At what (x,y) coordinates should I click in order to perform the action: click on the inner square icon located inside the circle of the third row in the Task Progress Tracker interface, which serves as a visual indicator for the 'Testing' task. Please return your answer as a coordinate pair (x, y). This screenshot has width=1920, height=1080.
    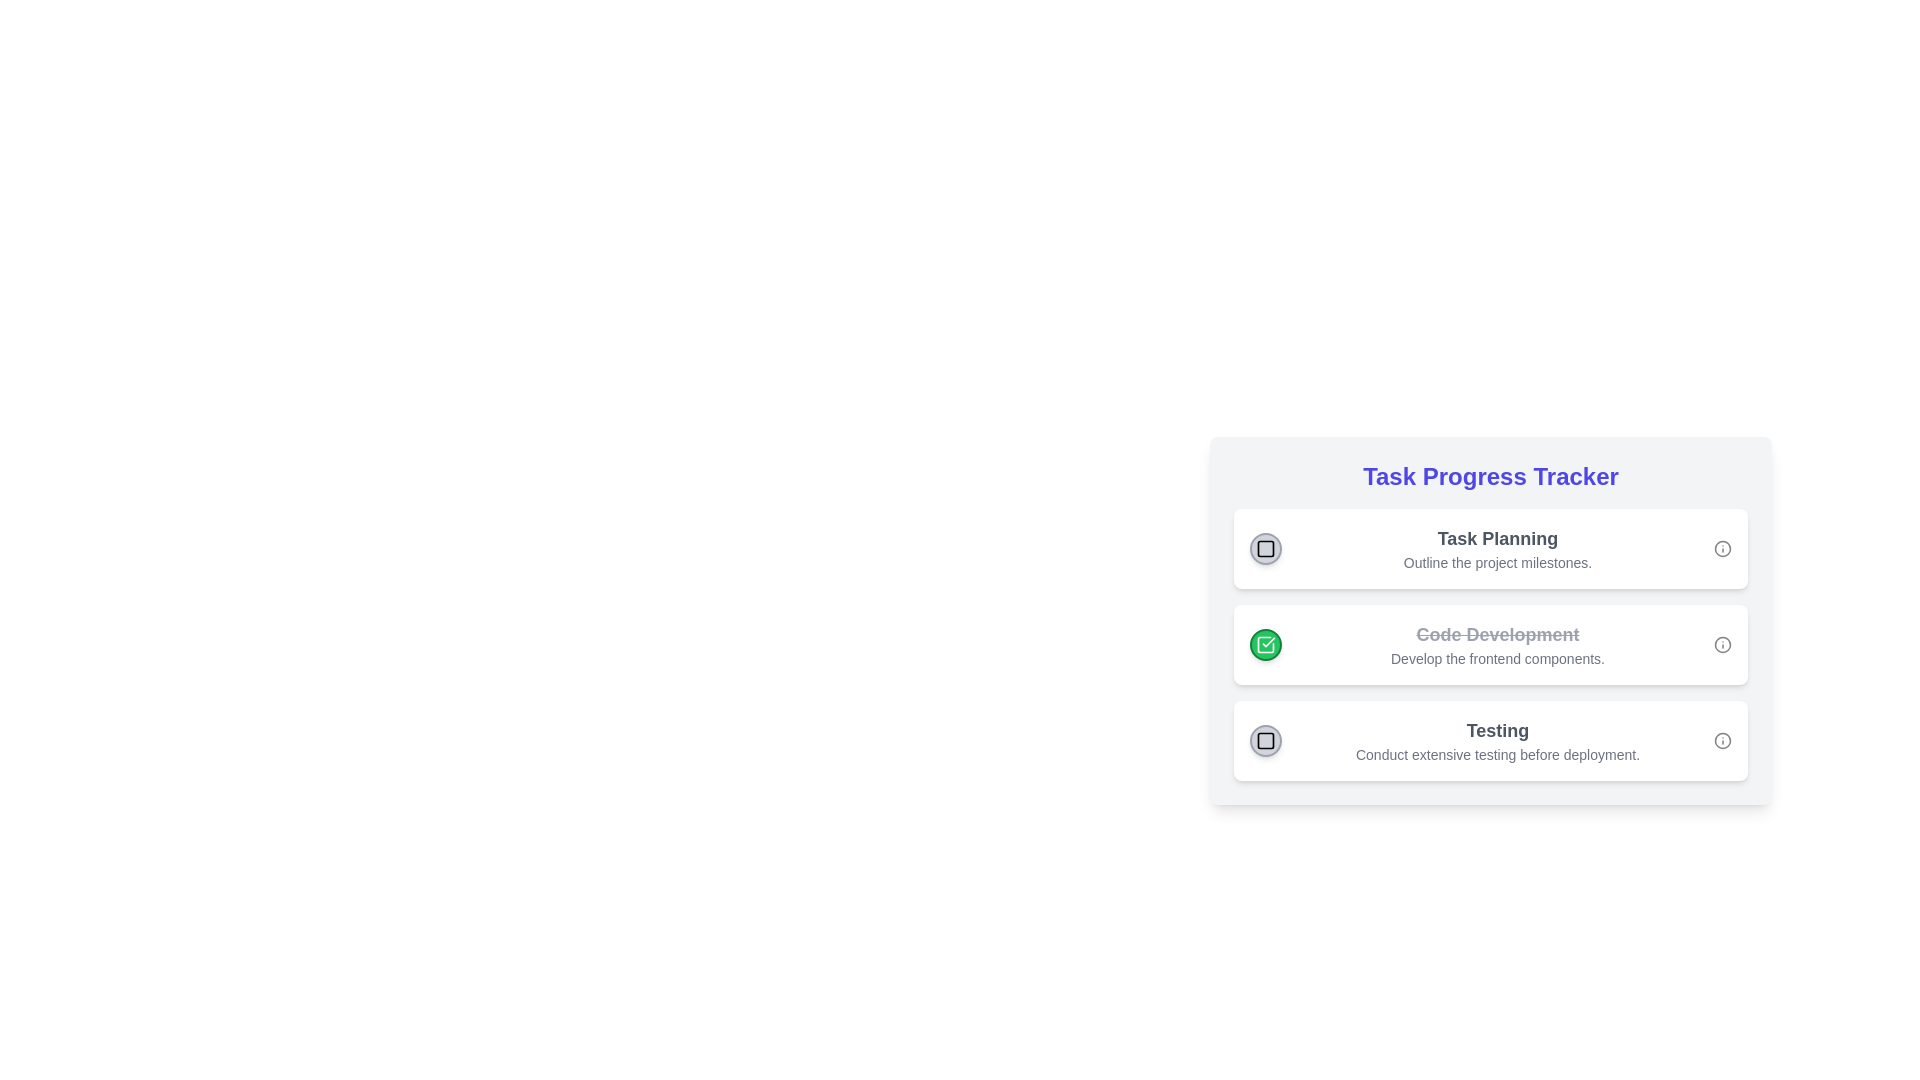
    Looking at the image, I should click on (1265, 740).